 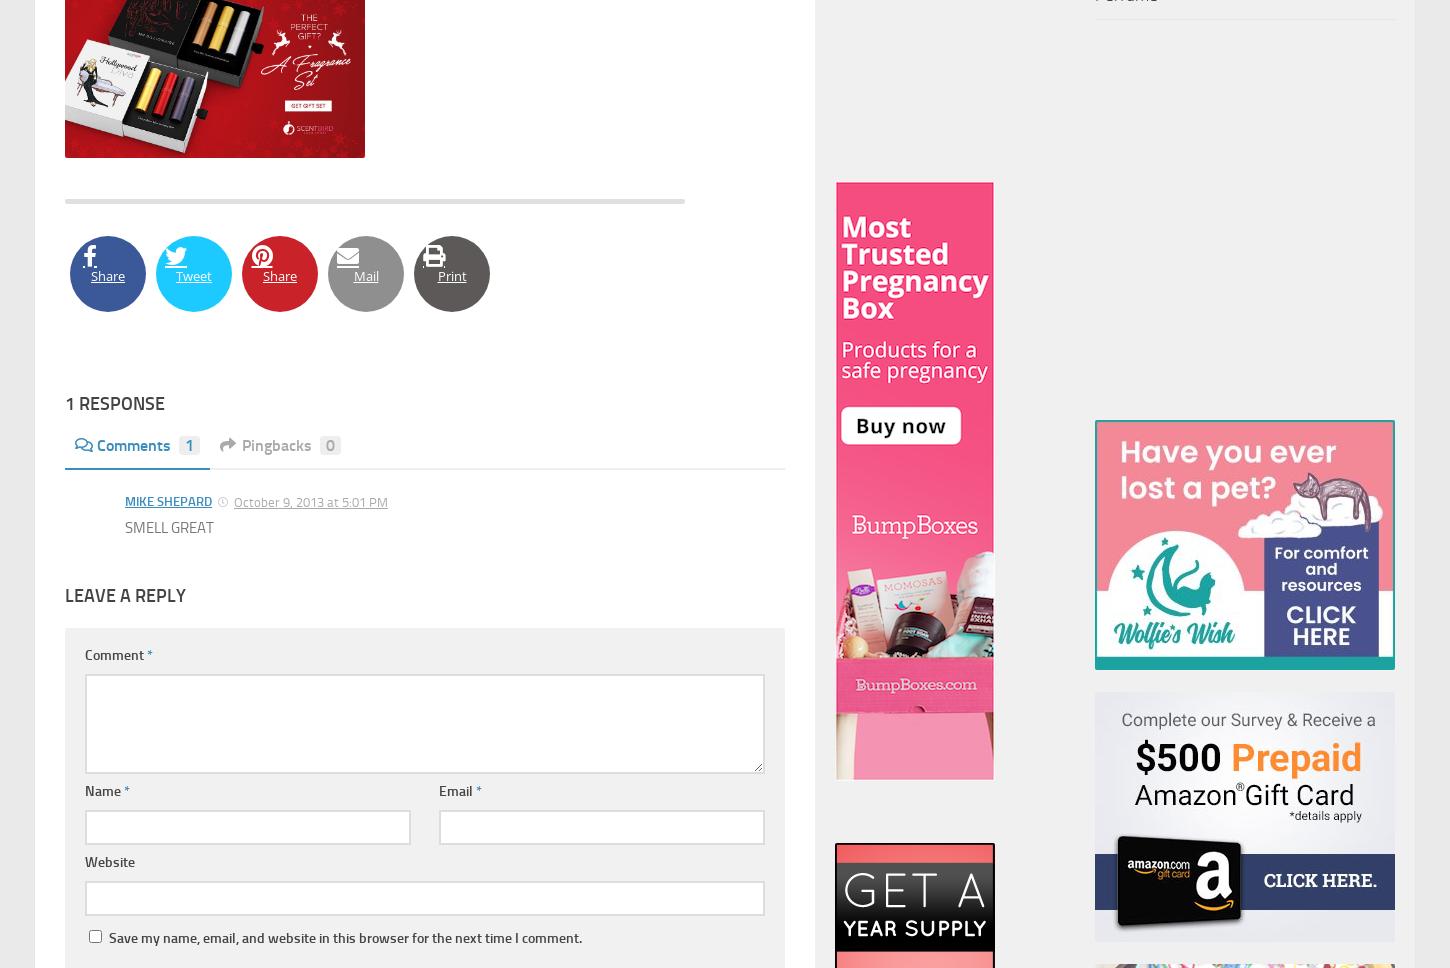 I want to click on 'Leave a Reply', so click(x=124, y=595).